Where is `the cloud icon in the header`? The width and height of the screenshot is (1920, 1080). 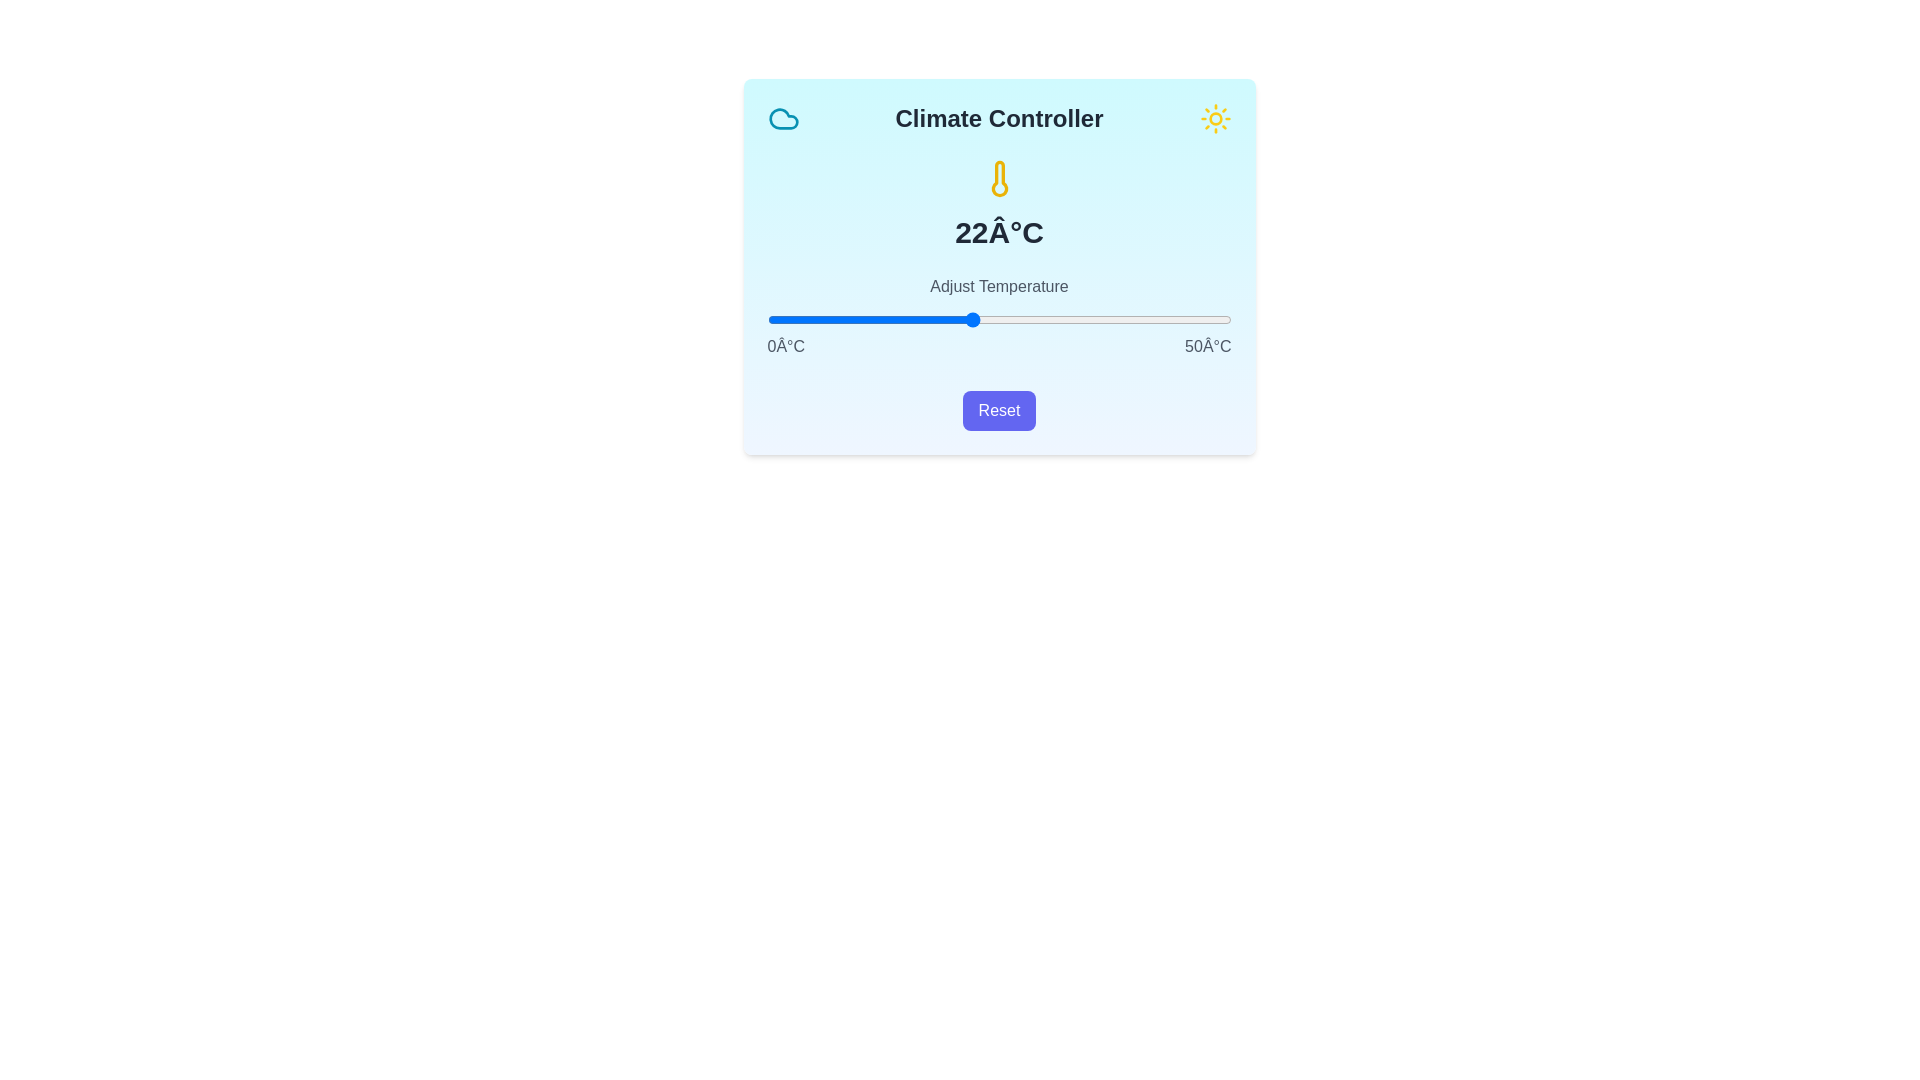
the cloud icon in the header is located at coordinates (782, 119).